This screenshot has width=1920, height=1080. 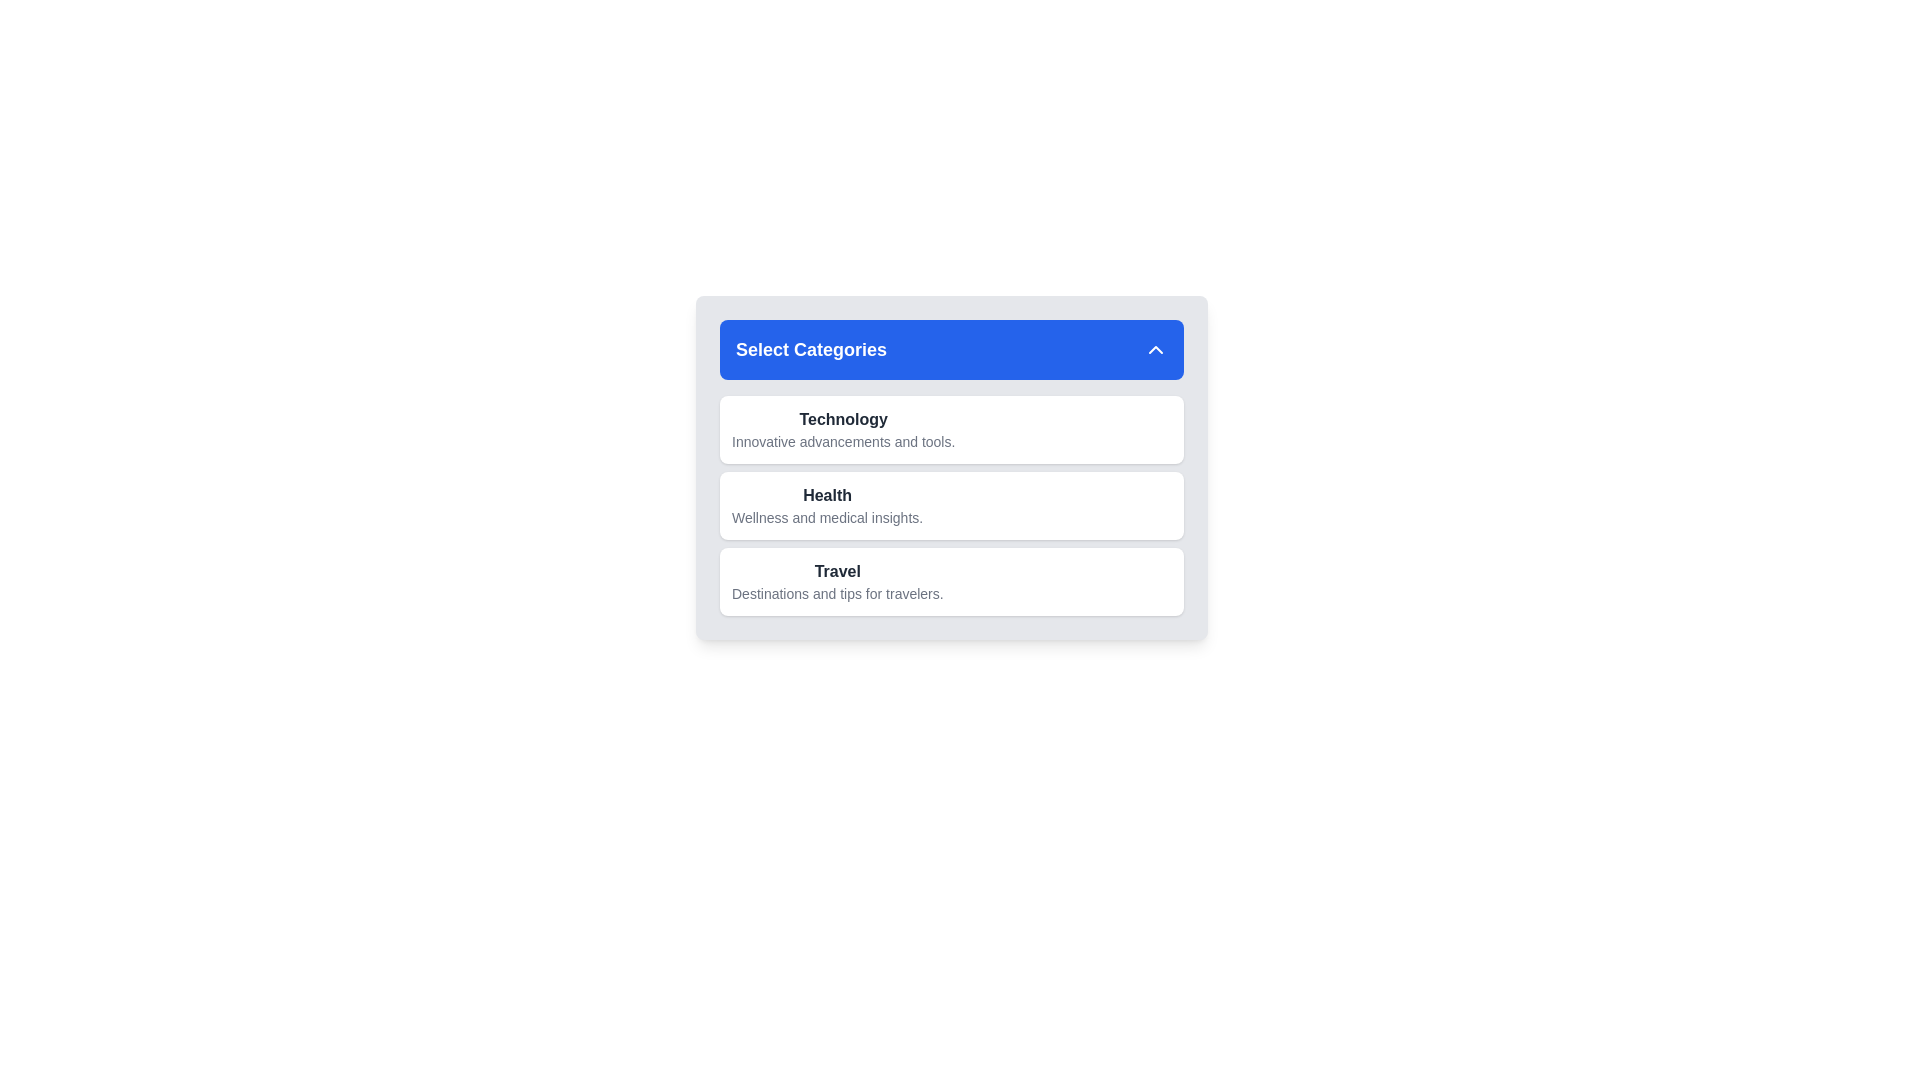 I want to click on the 'Technology' category selector card, which is the first item in the list under 'Select Categories', so click(x=843, y=428).